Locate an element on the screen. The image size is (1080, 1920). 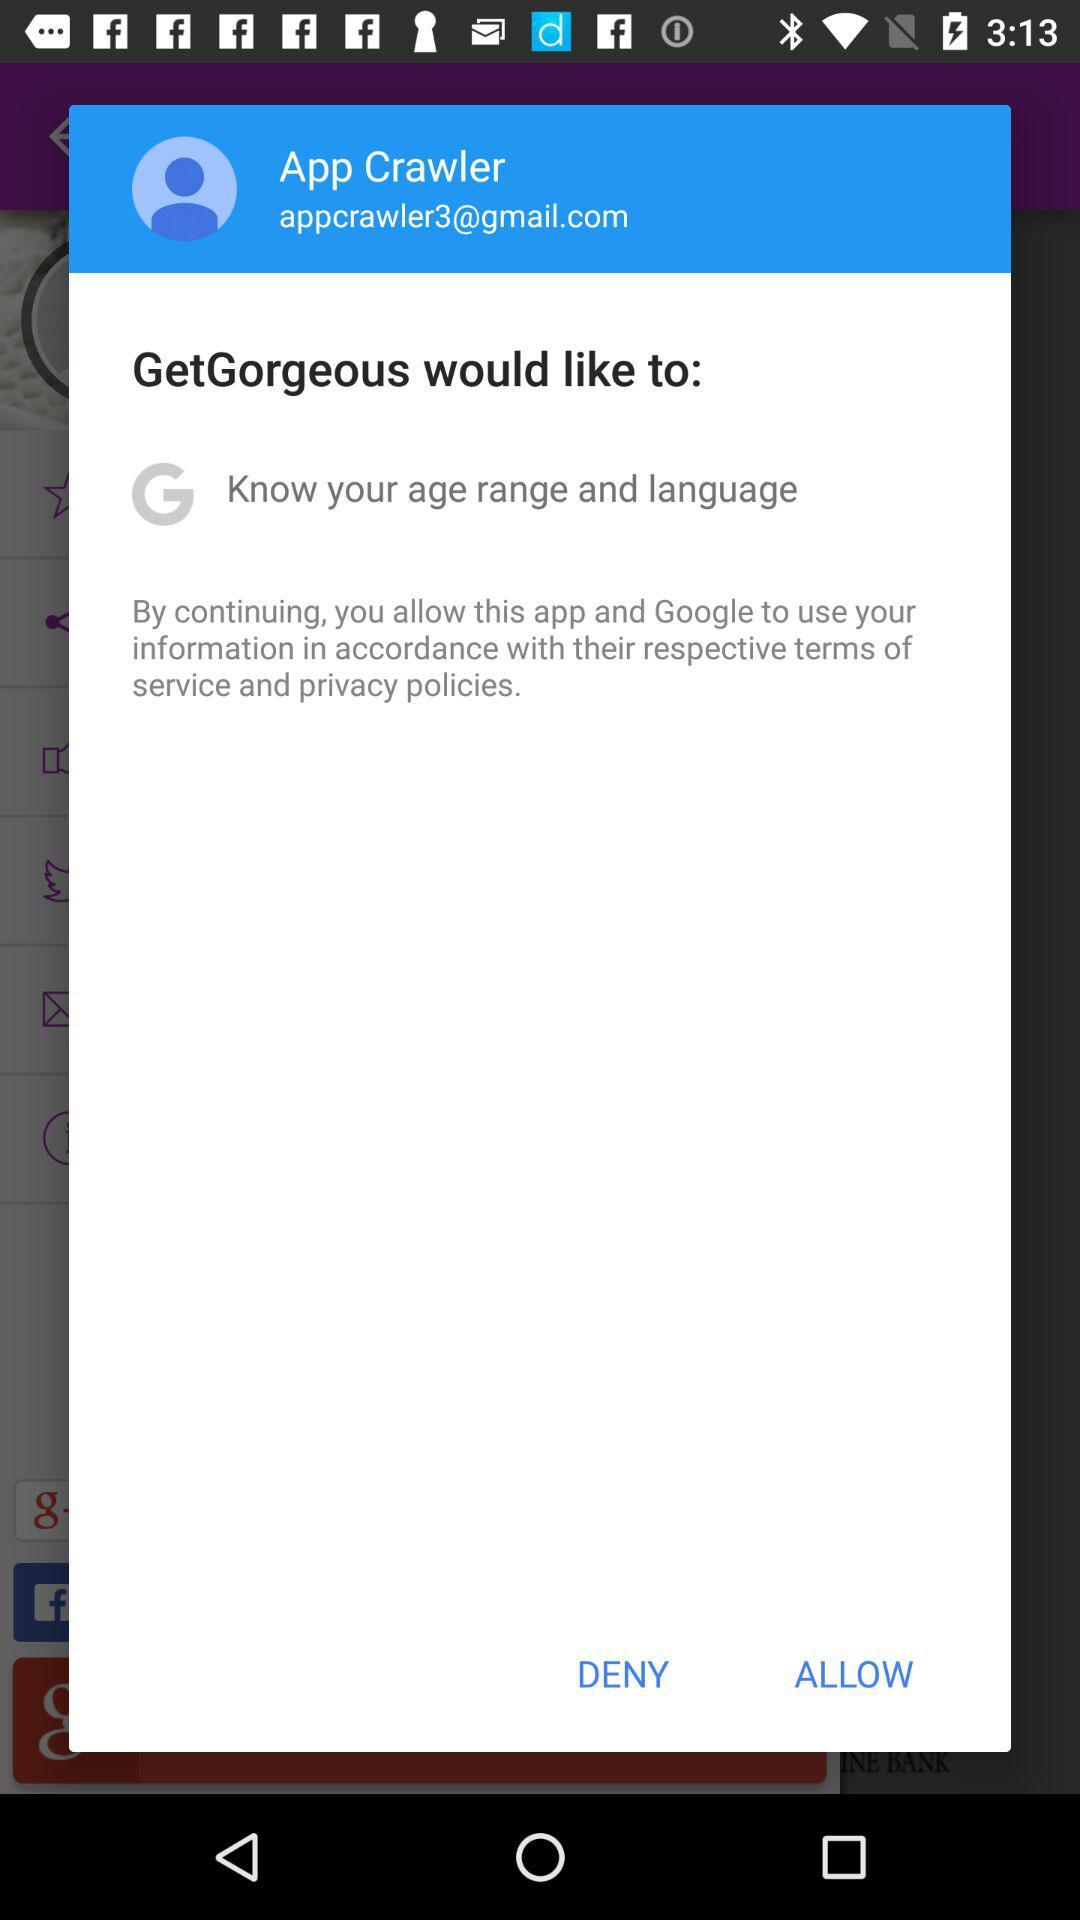
item above the getgorgeous would like is located at coordinates (184, 188).